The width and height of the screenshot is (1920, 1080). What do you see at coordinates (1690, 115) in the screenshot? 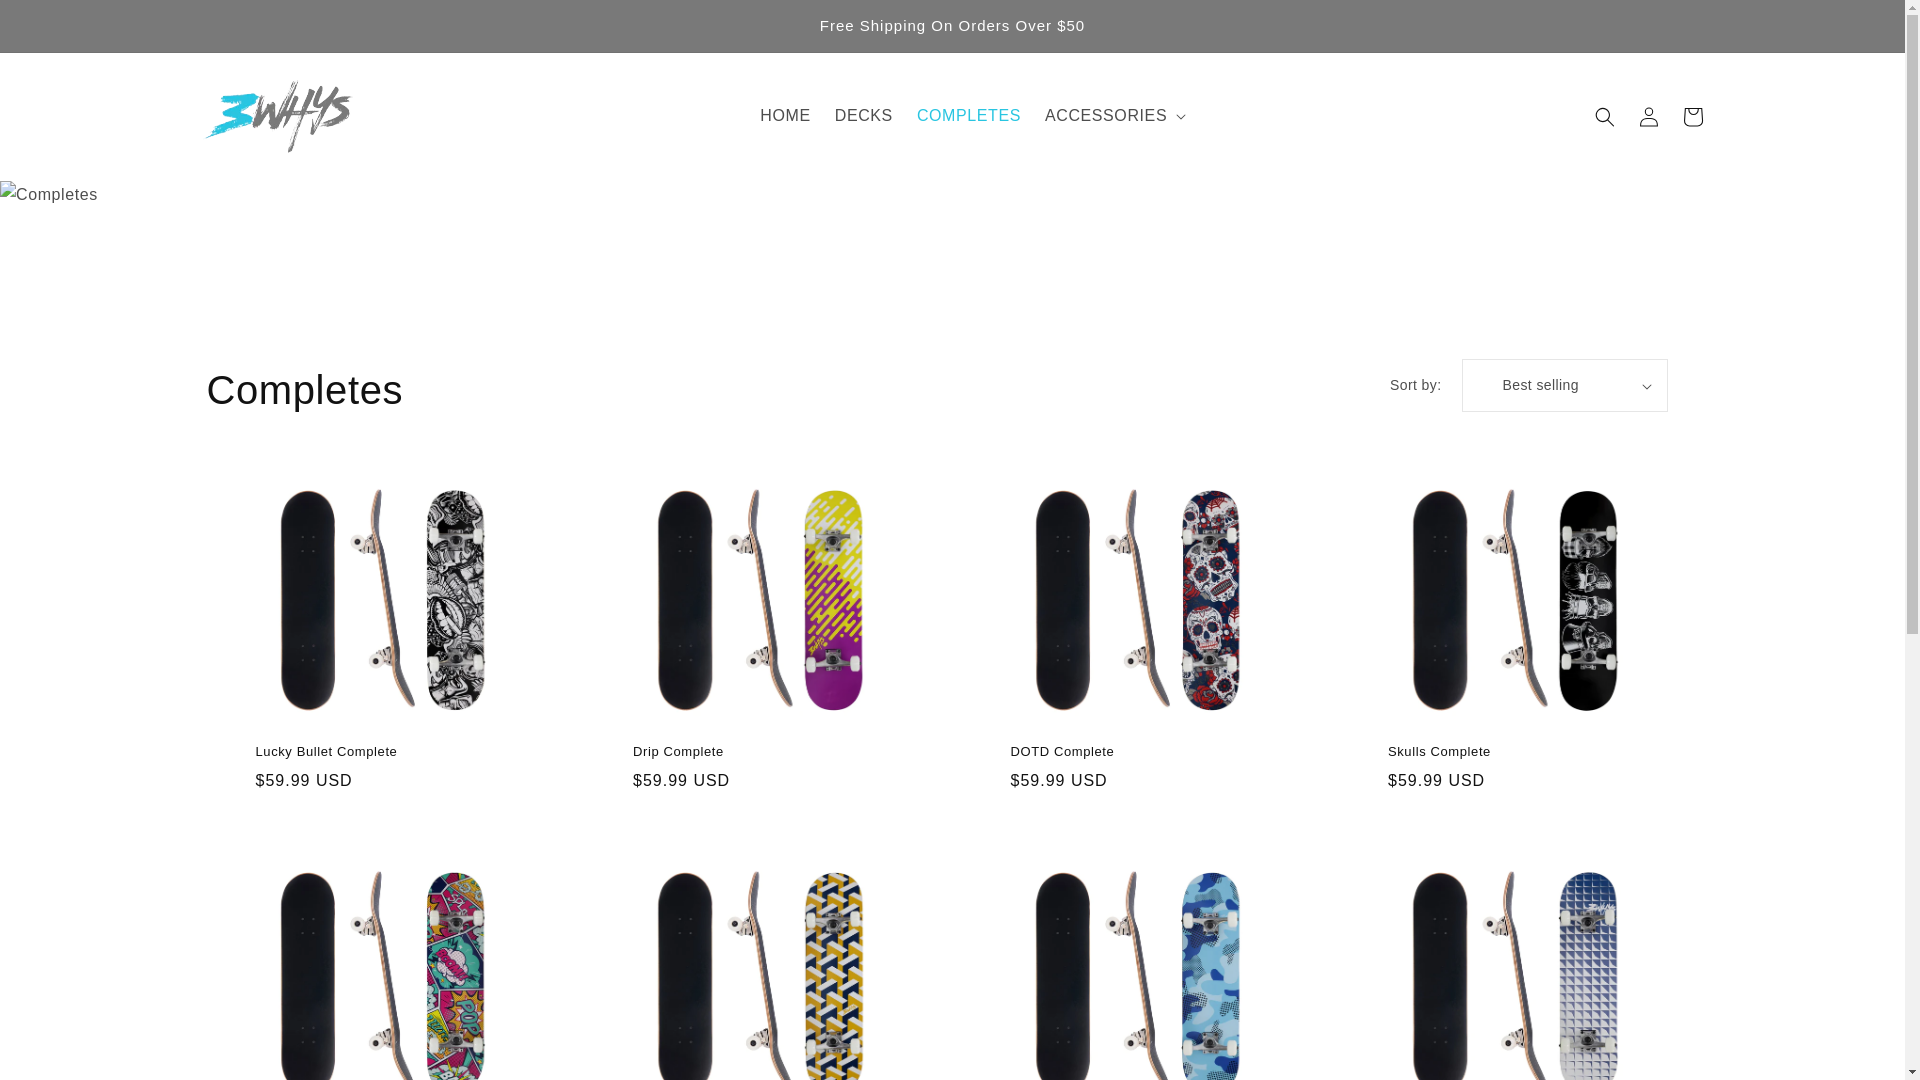
I see `'Cart'` at bounding box center [1690, 115].